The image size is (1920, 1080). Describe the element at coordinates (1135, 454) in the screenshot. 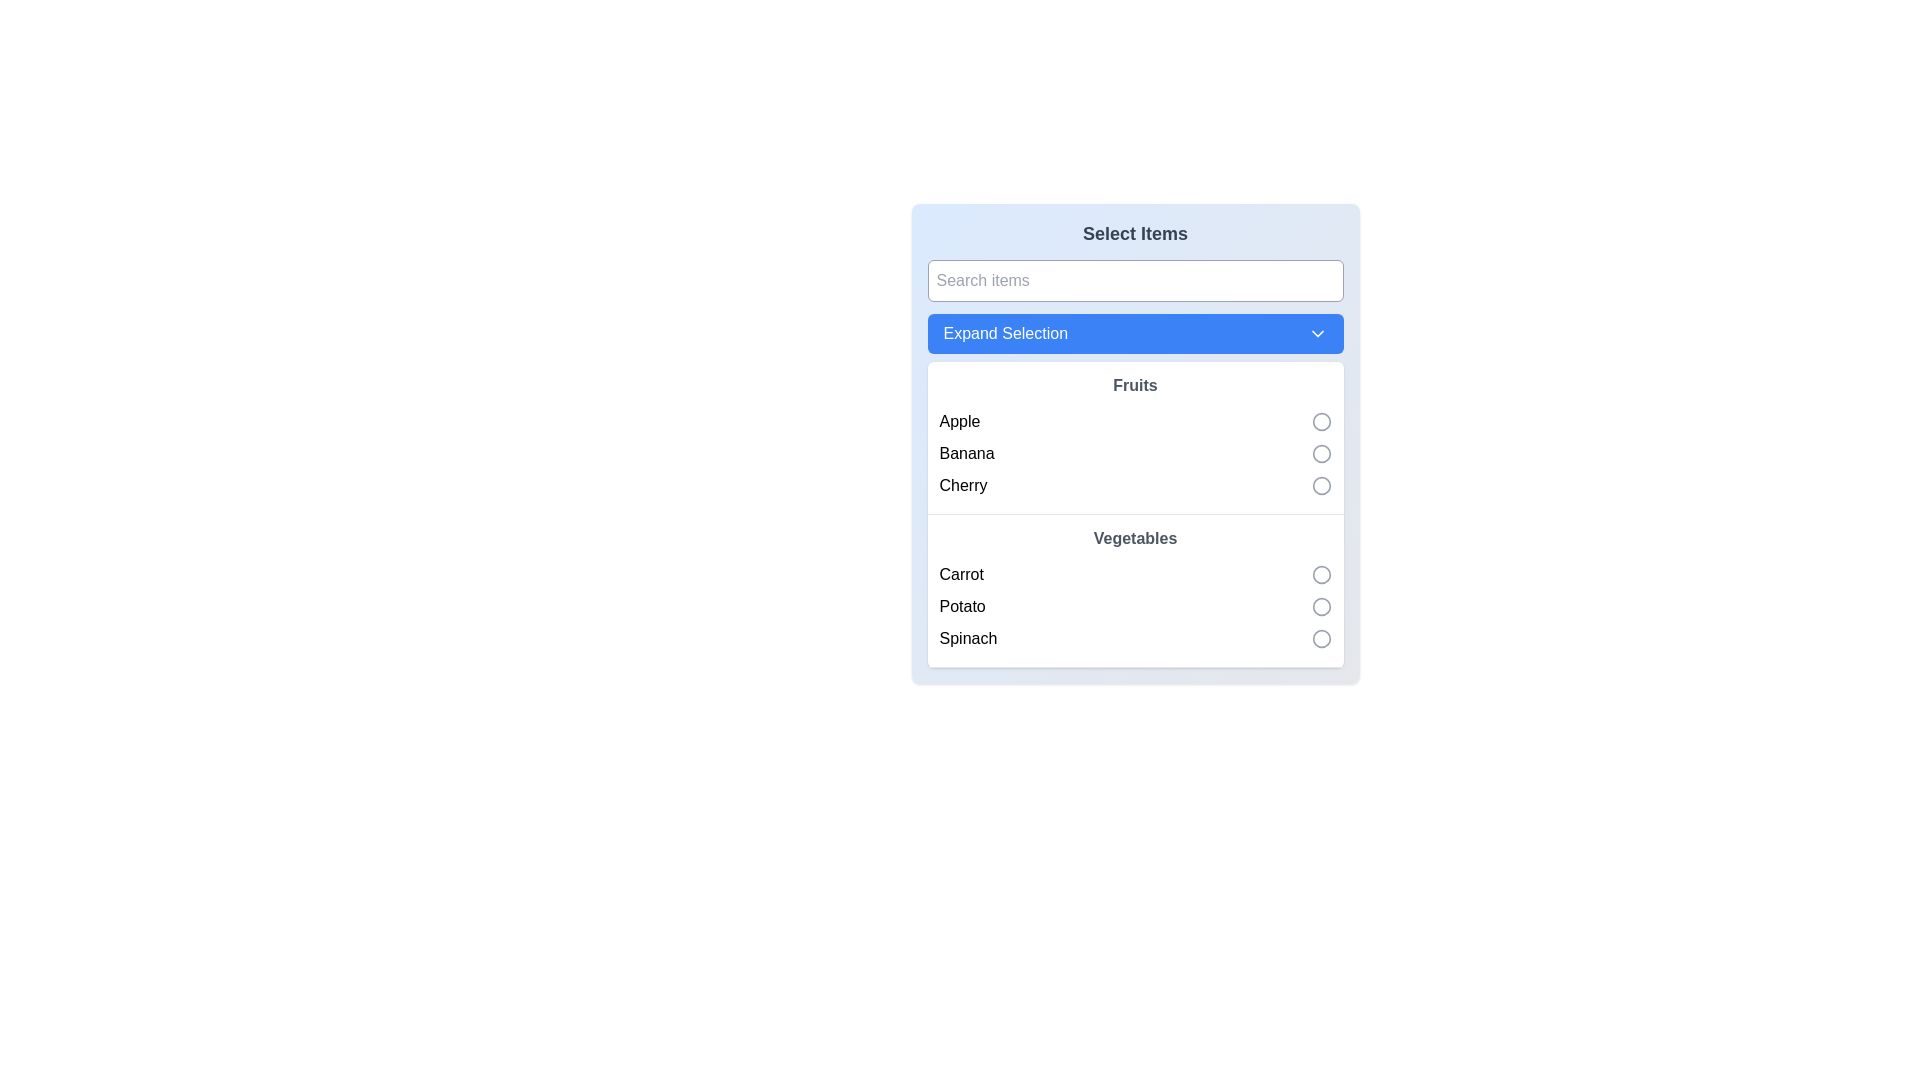

I see `the unselected circular radio button next to the 'Banana' list item in the 'Fruits' section` at that location.